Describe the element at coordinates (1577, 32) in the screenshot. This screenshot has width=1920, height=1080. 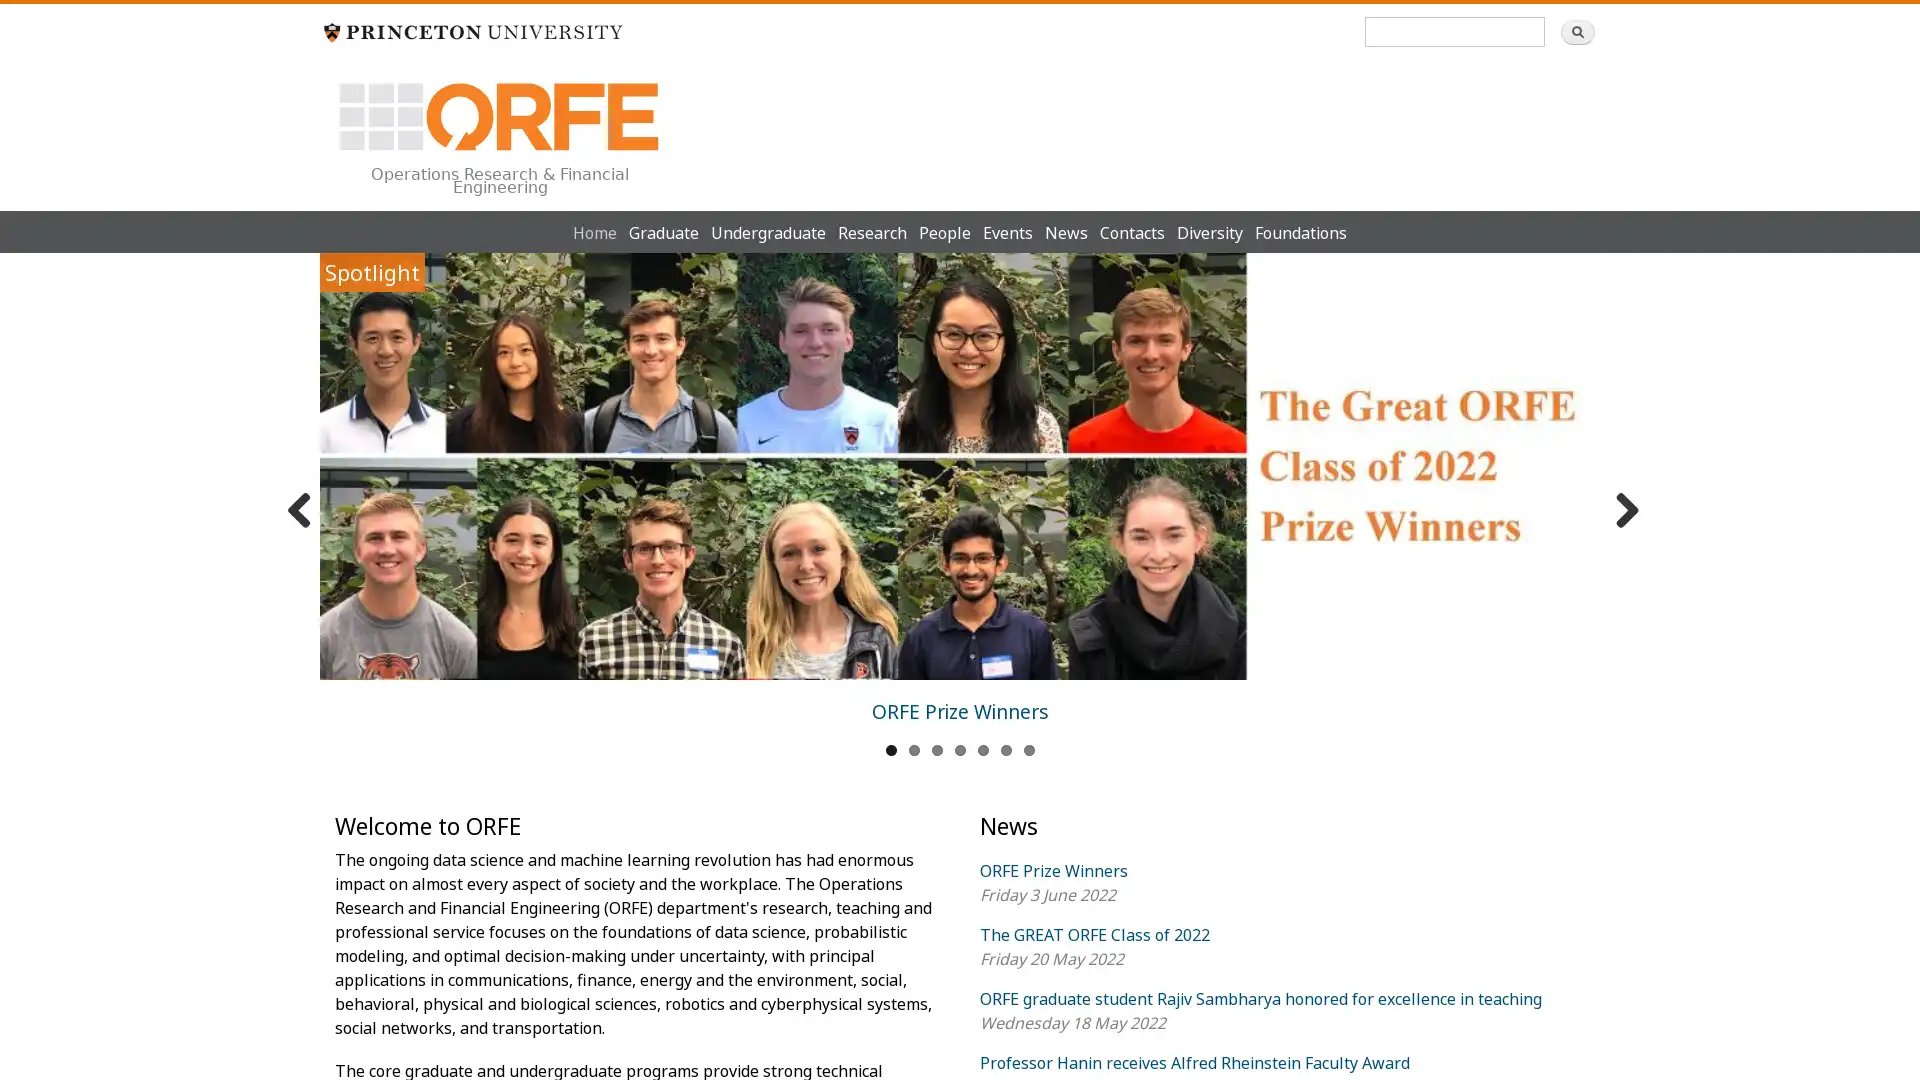
I see `Search` at that location.